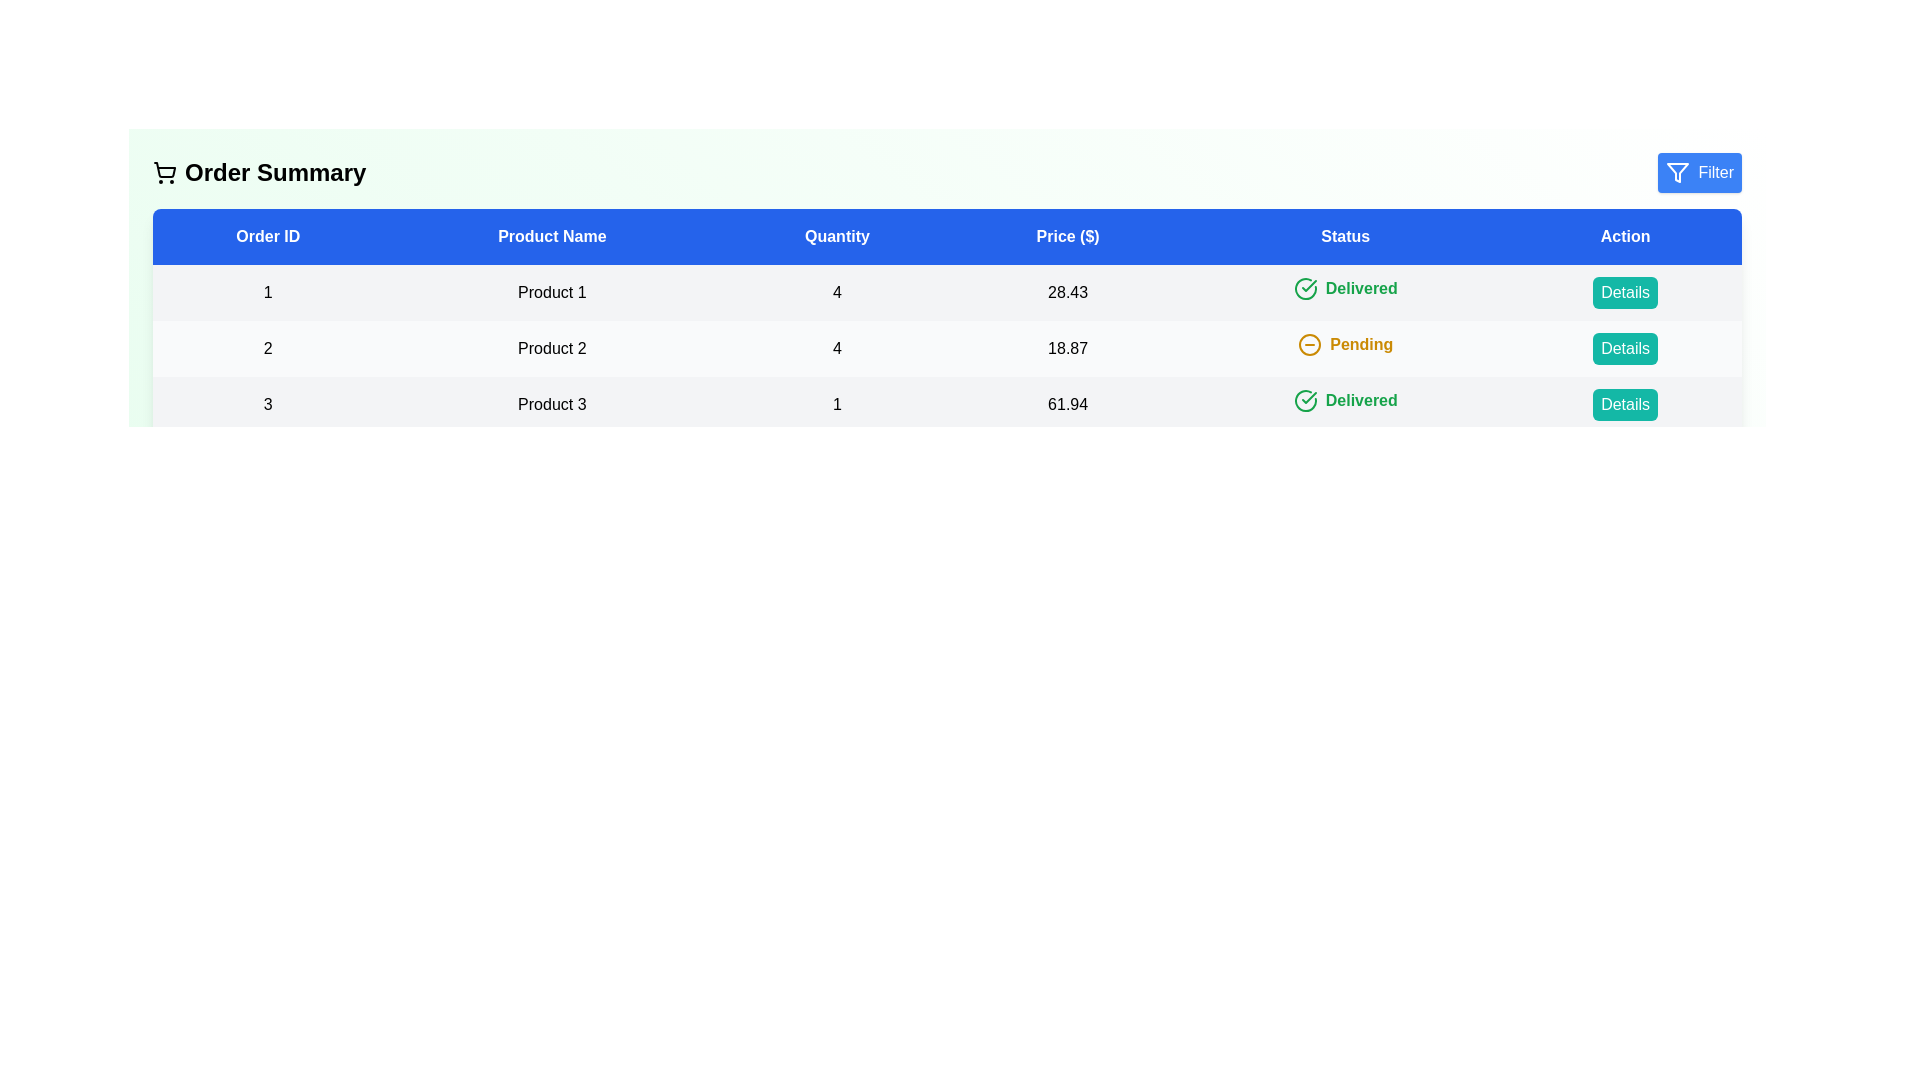  Describe the element at coordinates (1625, 347) in the screenshot. I see `the 'Details' button for the order with ID 2` at that location.